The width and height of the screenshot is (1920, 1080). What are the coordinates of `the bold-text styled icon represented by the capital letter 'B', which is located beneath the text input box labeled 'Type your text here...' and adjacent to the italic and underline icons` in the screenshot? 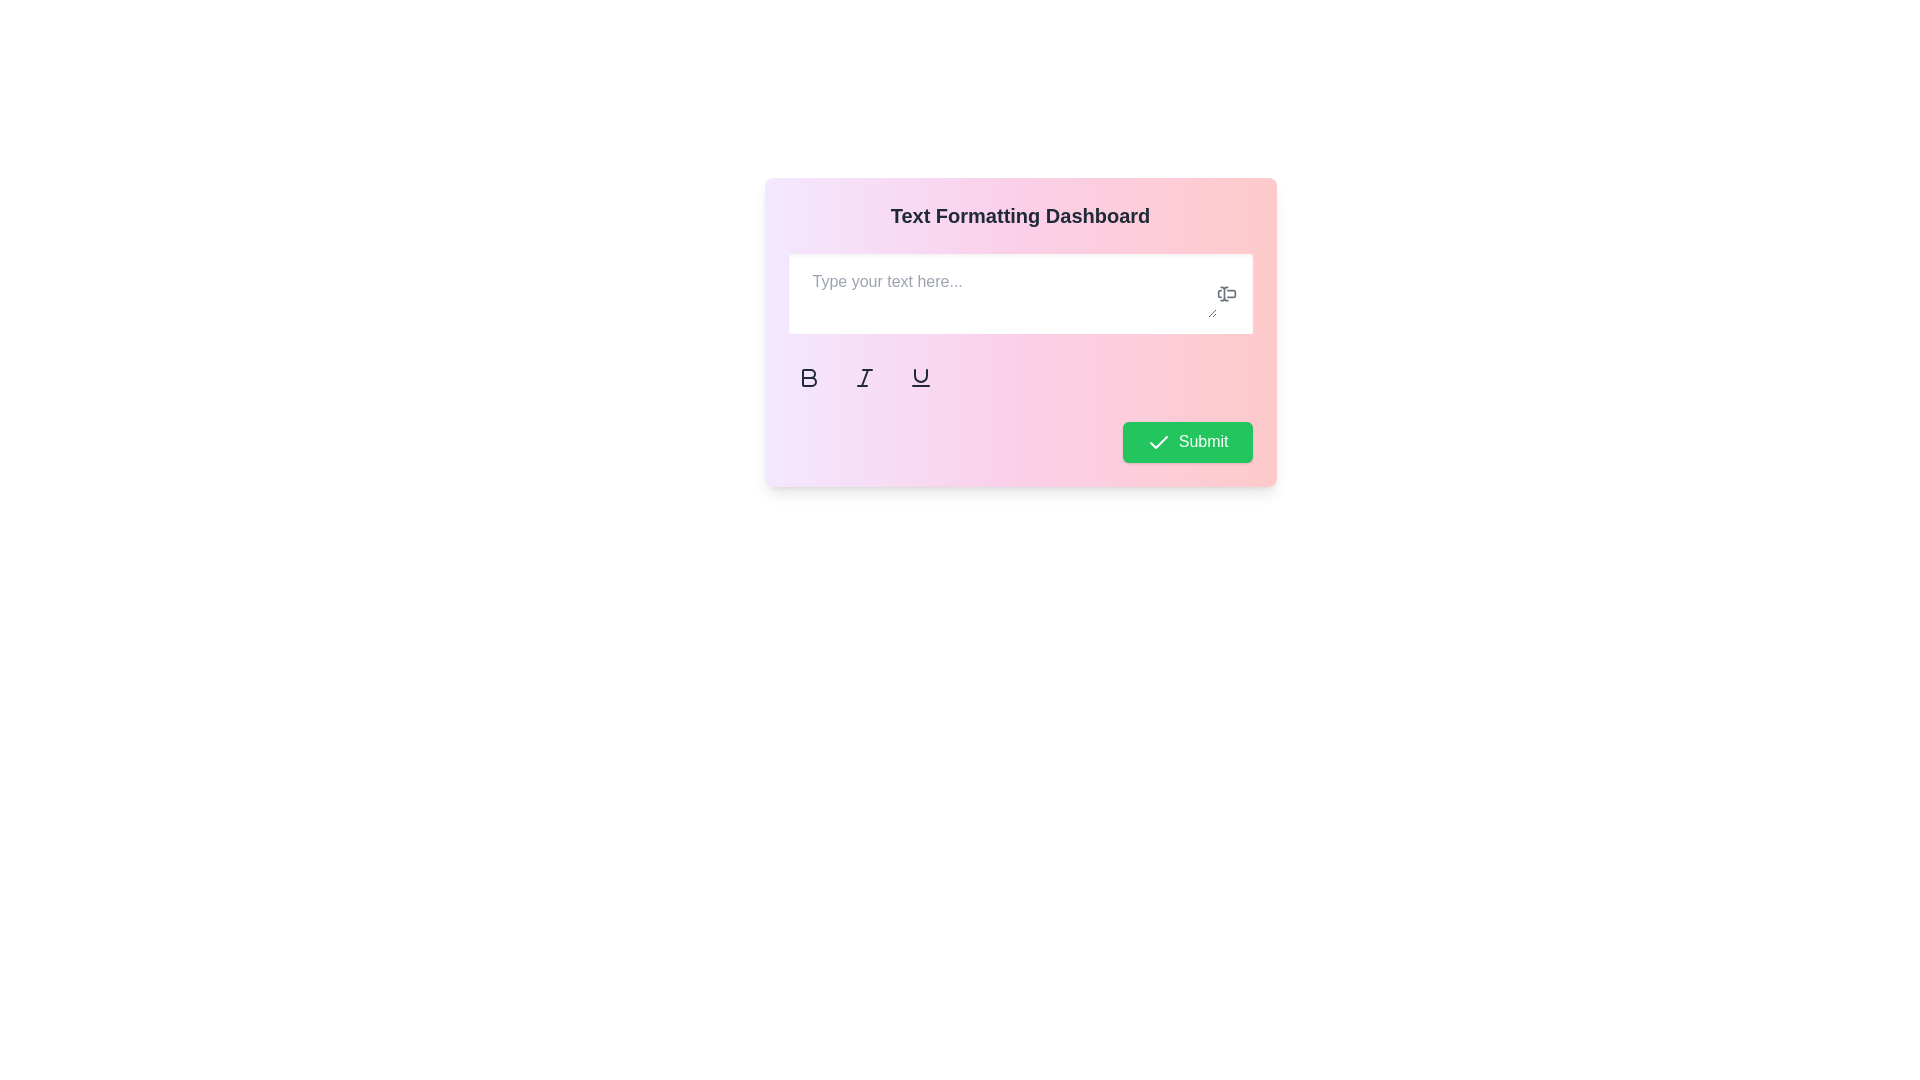 It's located at (809, 378).